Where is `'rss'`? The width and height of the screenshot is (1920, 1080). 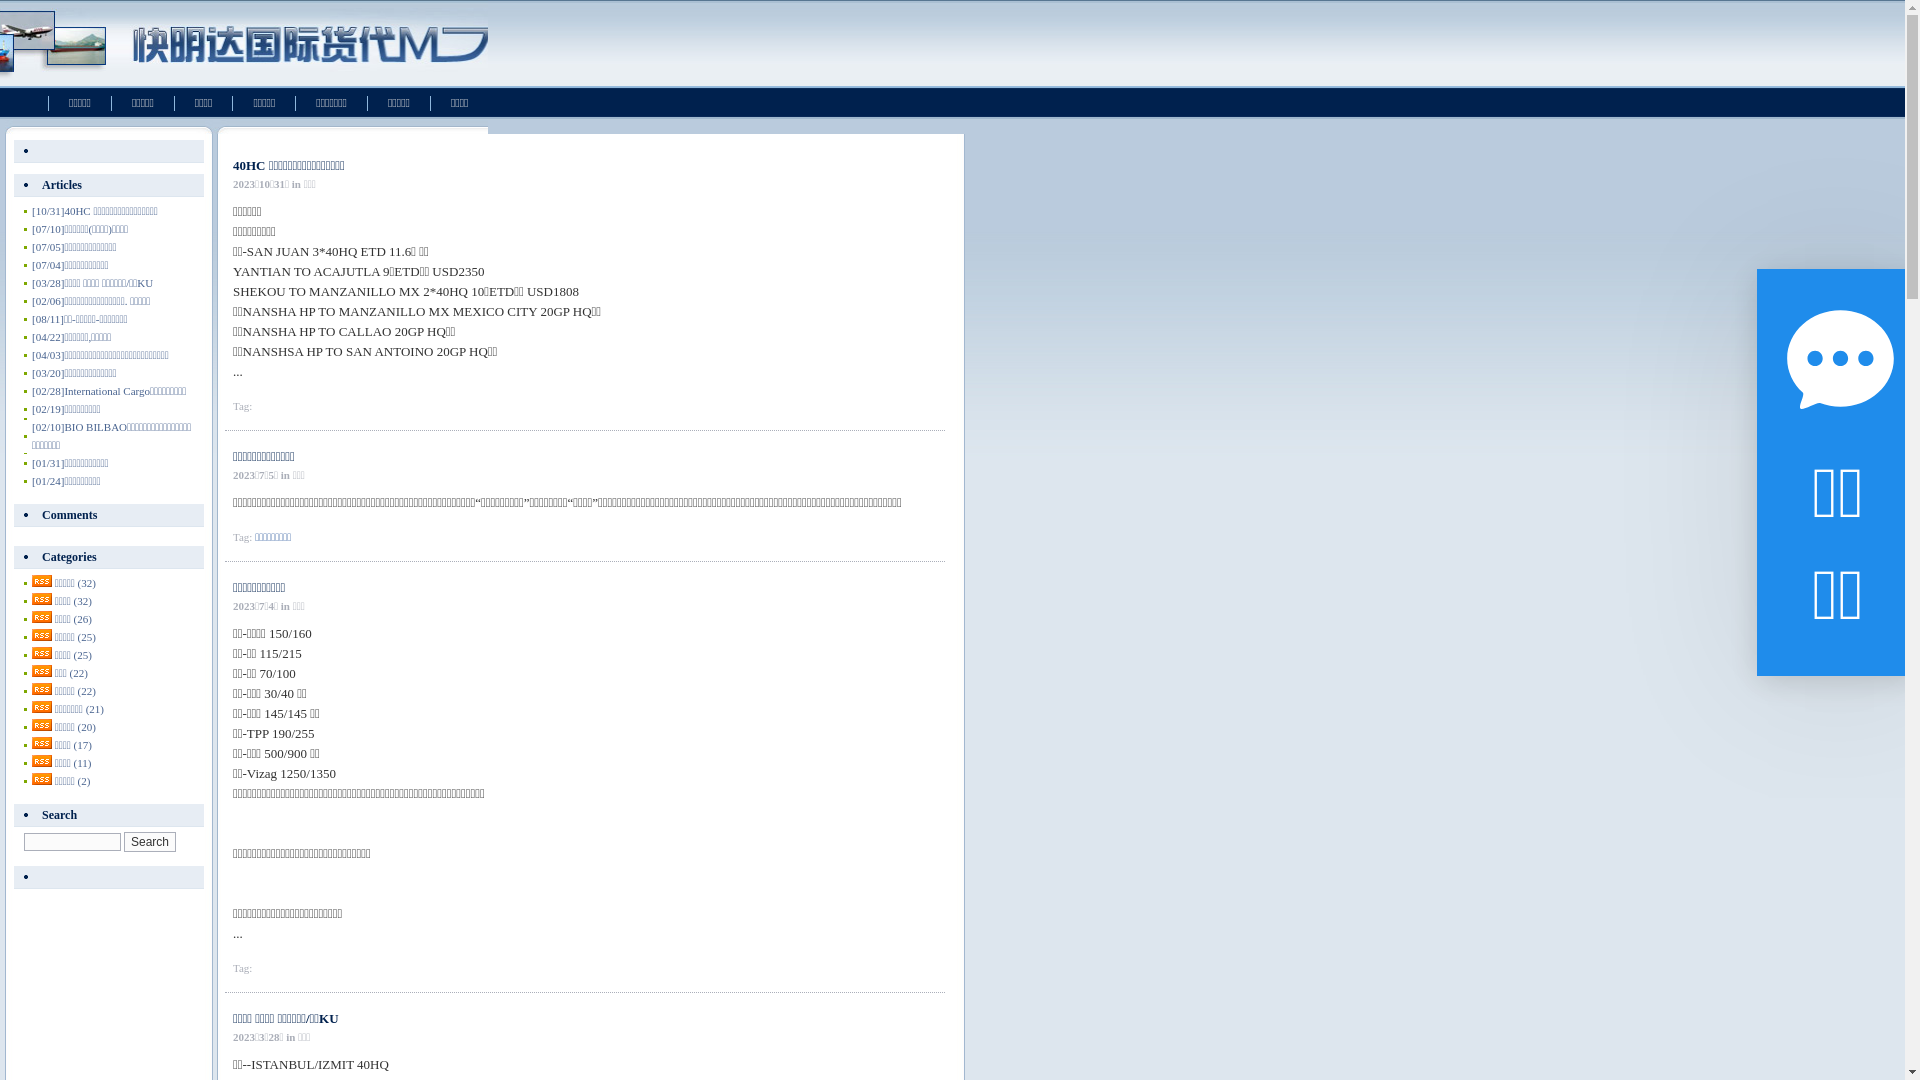
'rss' is located at coordinates (32, 725).